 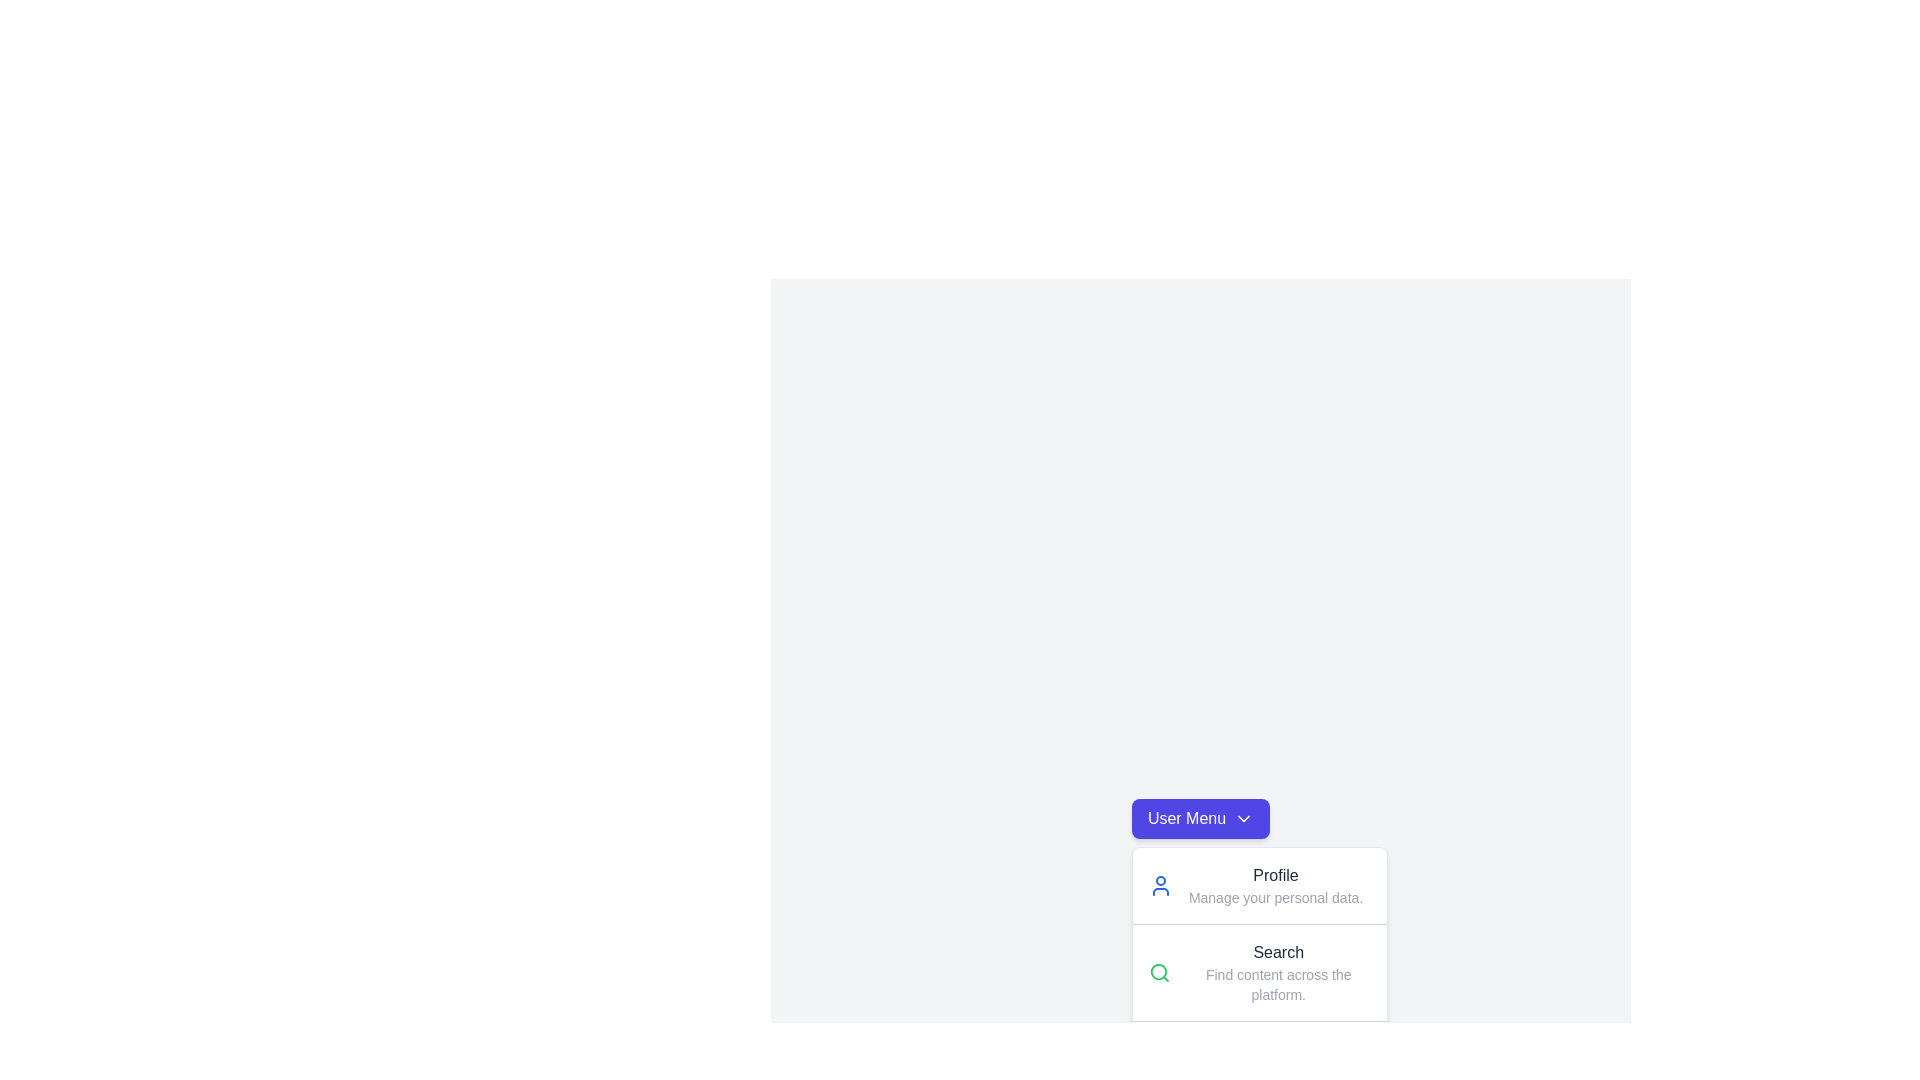 I want to click on the 'Search' label inside the dropdown menu under the 'User Menu' button, which describes the search functionality, so click(x=1277, y=951).